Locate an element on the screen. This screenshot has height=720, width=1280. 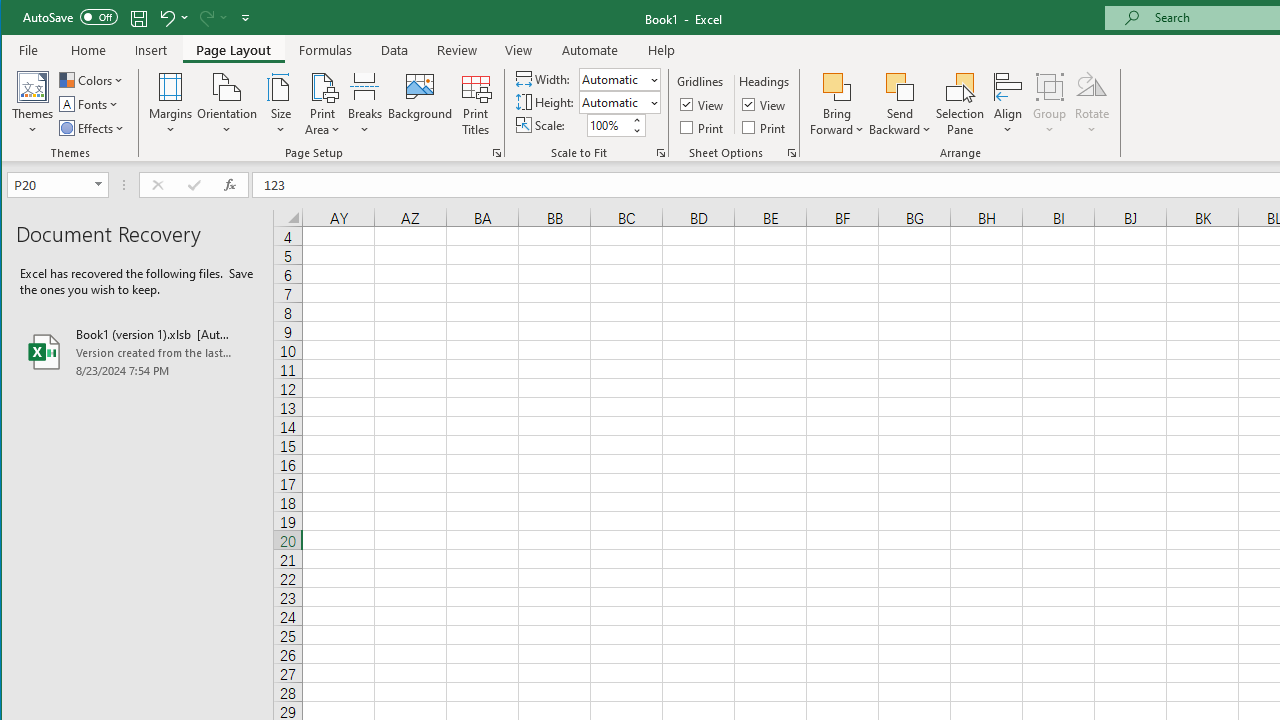
'Send Backward' is located at coordinates (899, 85).